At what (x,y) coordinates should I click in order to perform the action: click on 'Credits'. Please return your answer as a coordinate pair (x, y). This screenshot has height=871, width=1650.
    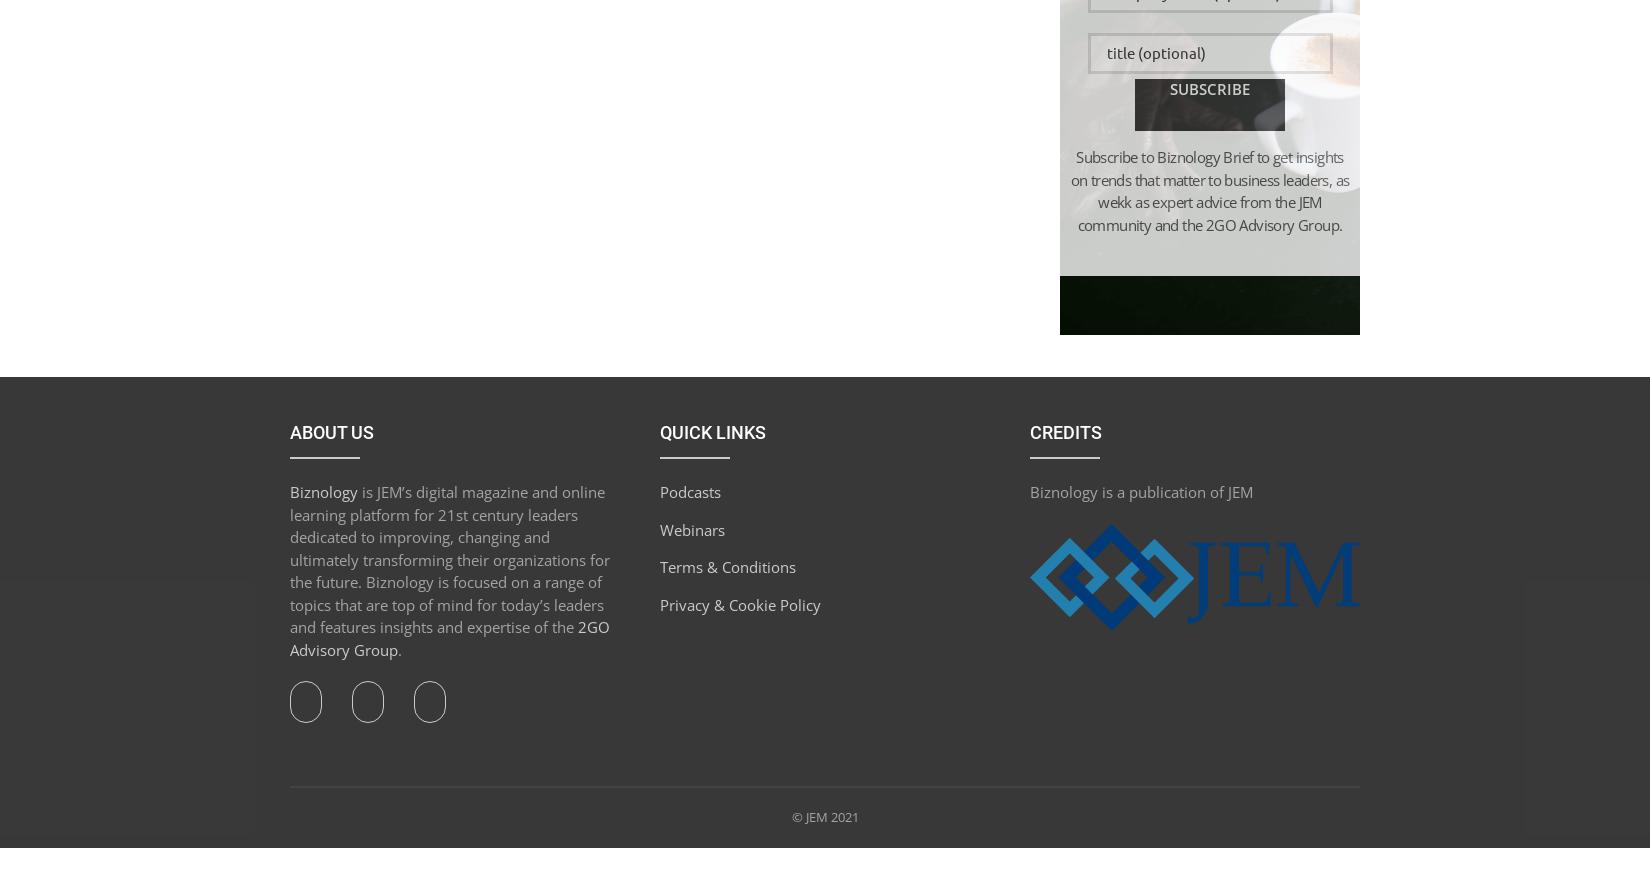
    Looking at the image, I should click on (1065, 431).